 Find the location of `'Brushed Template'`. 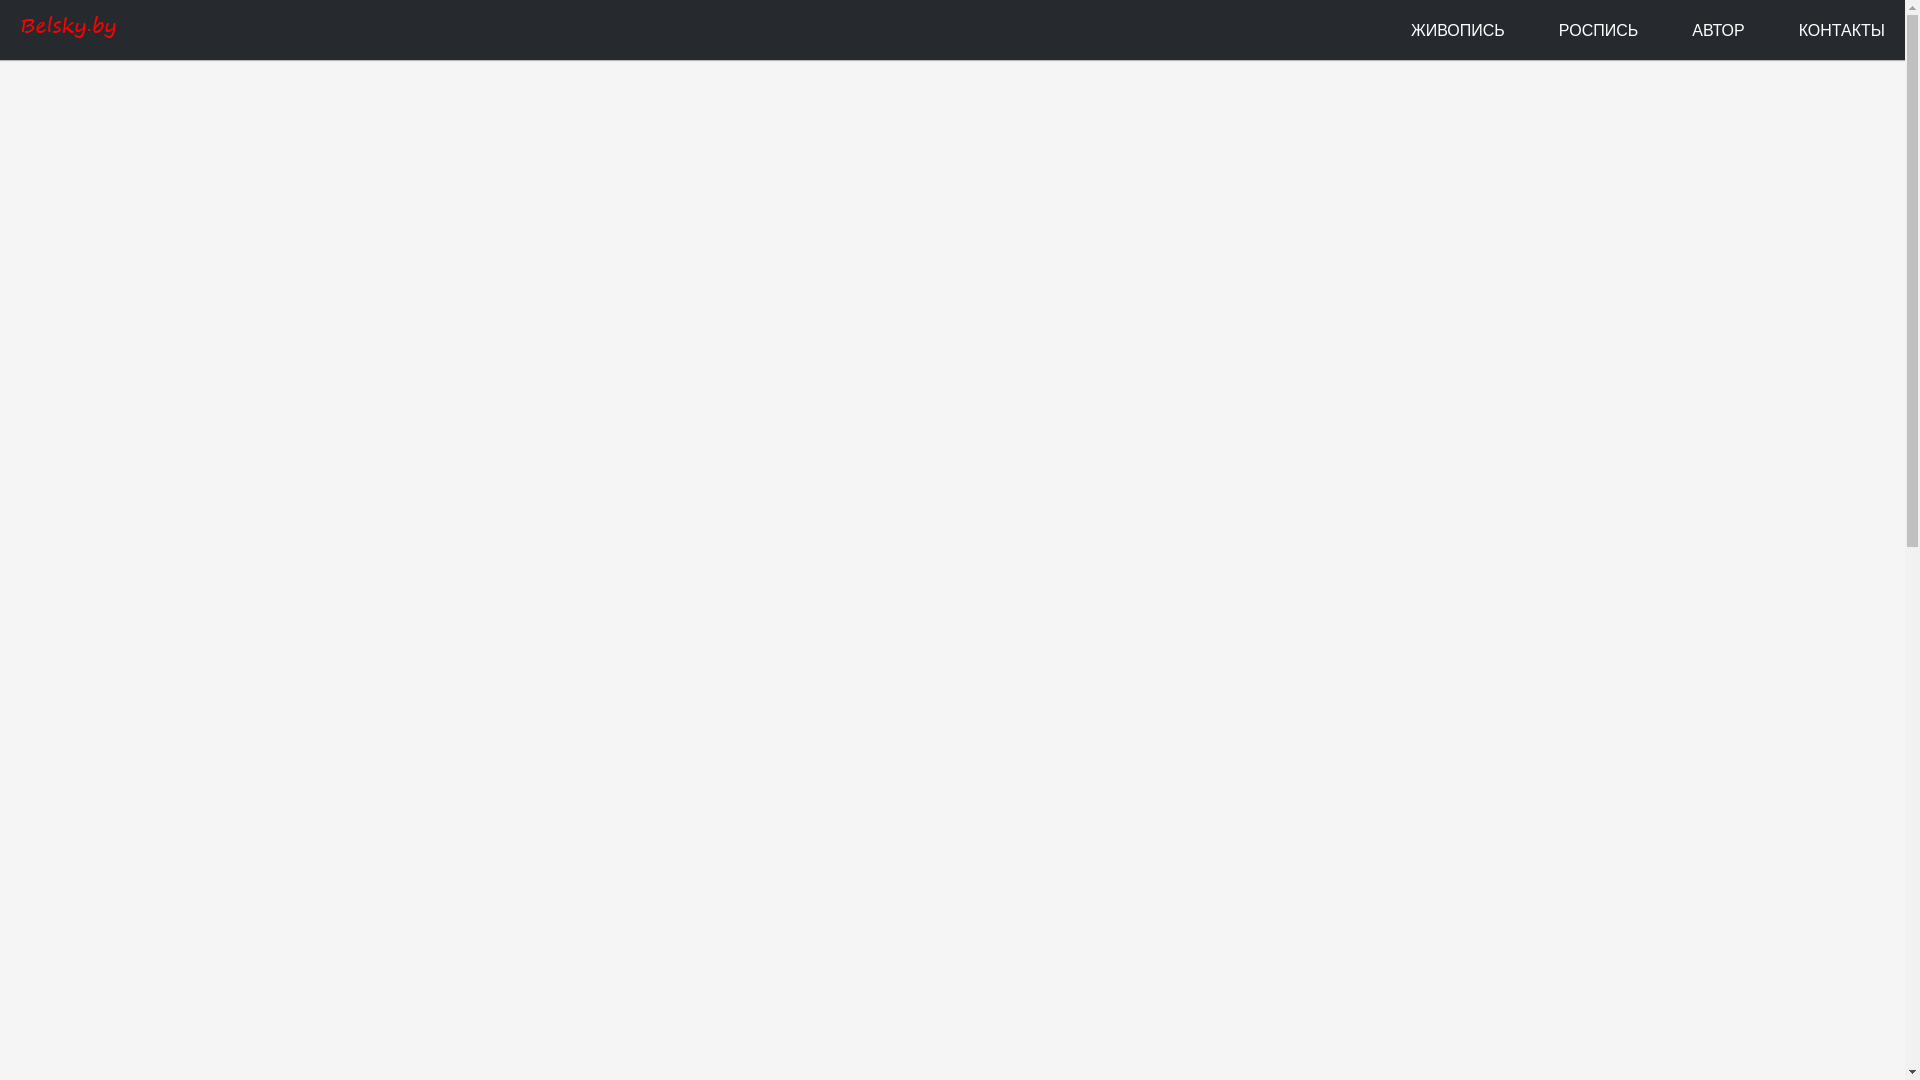

'Brushed Template' is located at coordinates (67, 30).